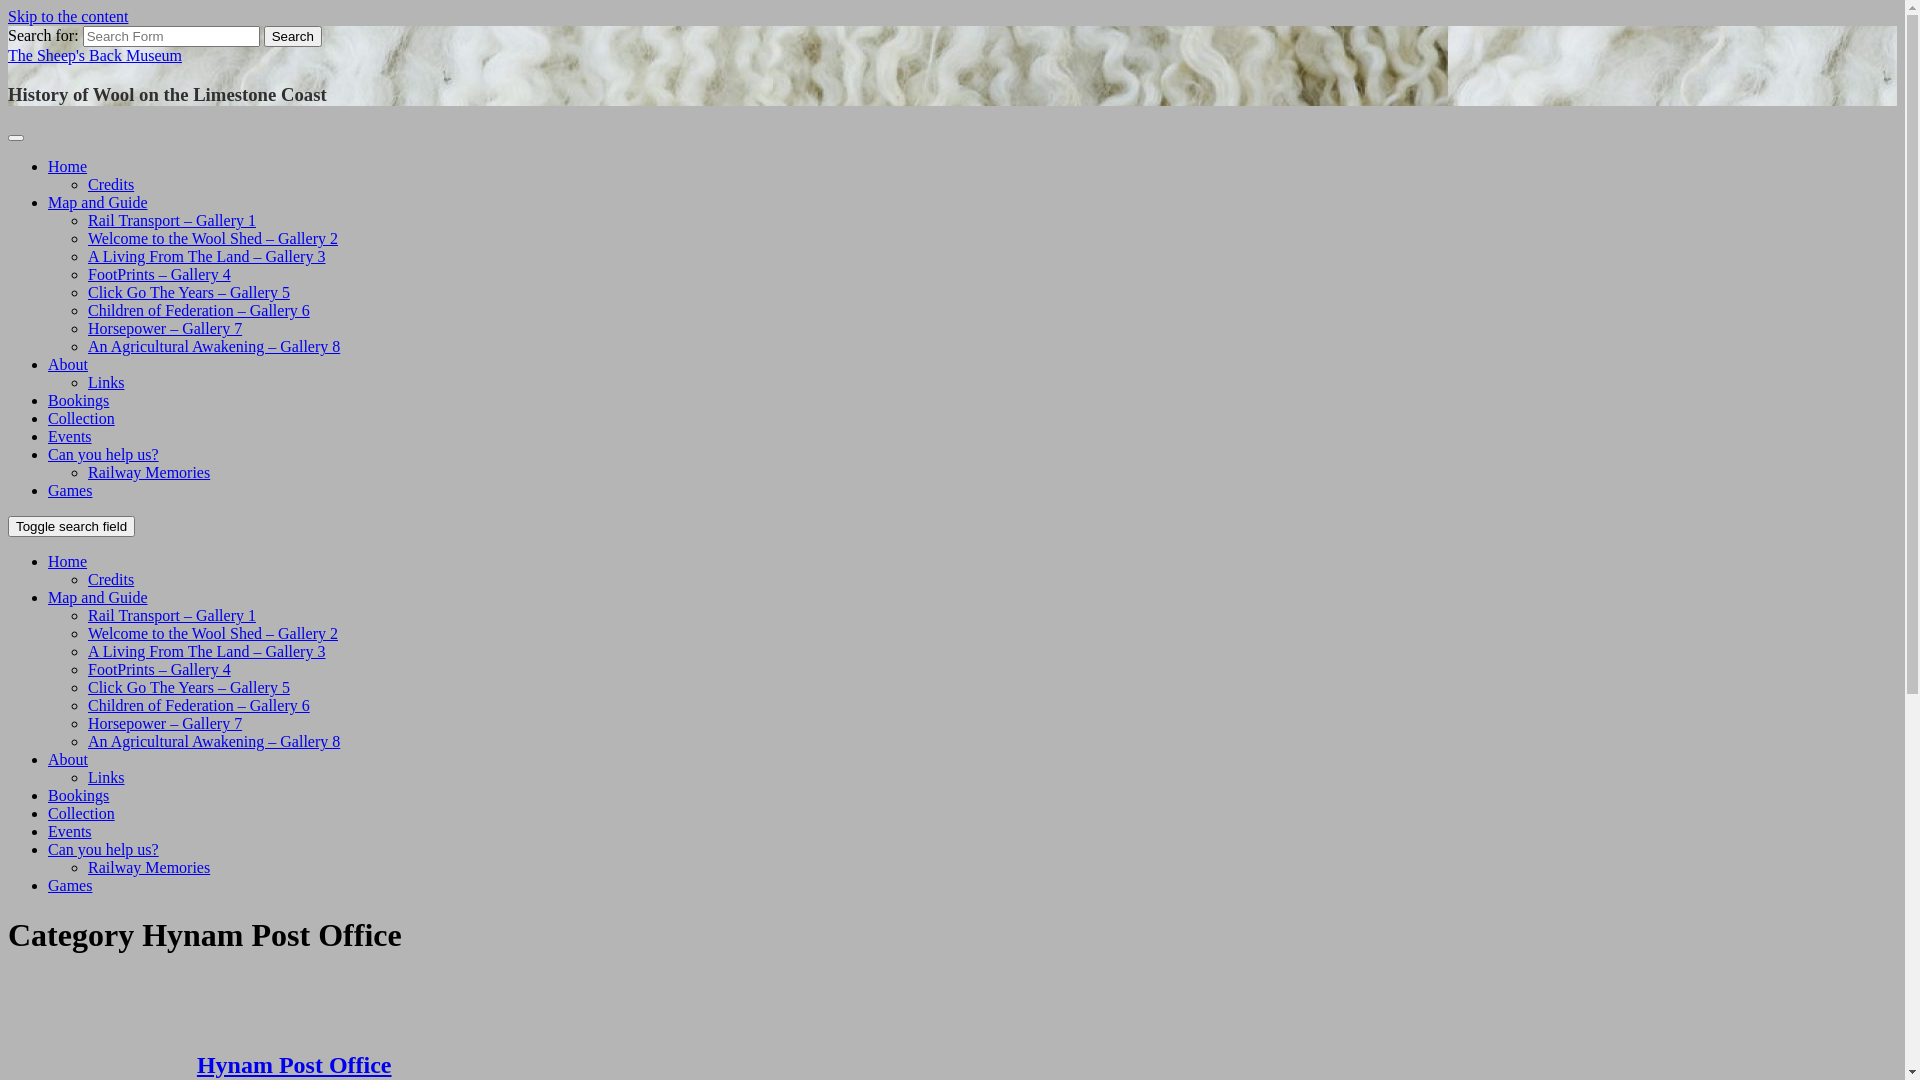 The width and height of the screenshot is (1920, 1080). Describe the element at coordinates (109, 579) in the screenshot. I see `'Credits'` at that location.